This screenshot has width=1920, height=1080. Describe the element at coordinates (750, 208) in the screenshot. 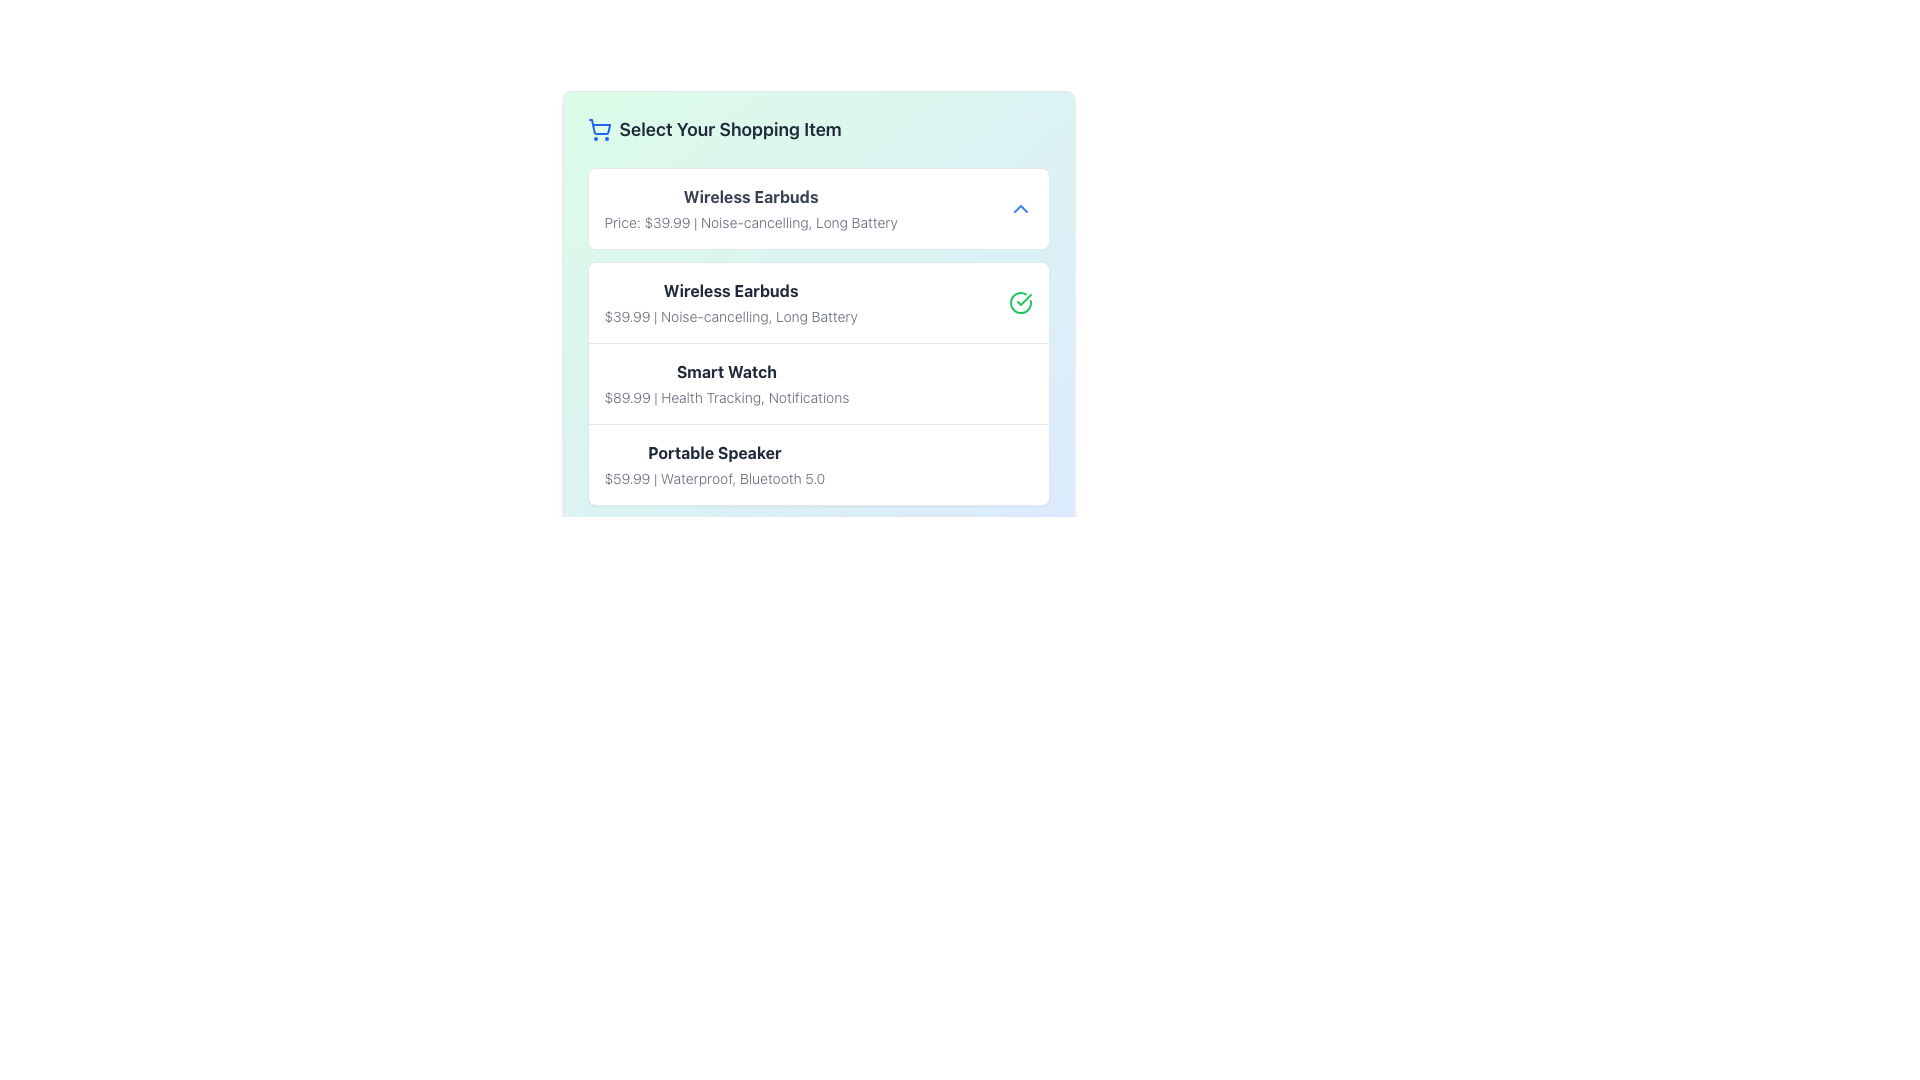

I see `the text label displaying the name, price, and key details of the Wireless Earbuds in the first item of the selectable list` at that location.